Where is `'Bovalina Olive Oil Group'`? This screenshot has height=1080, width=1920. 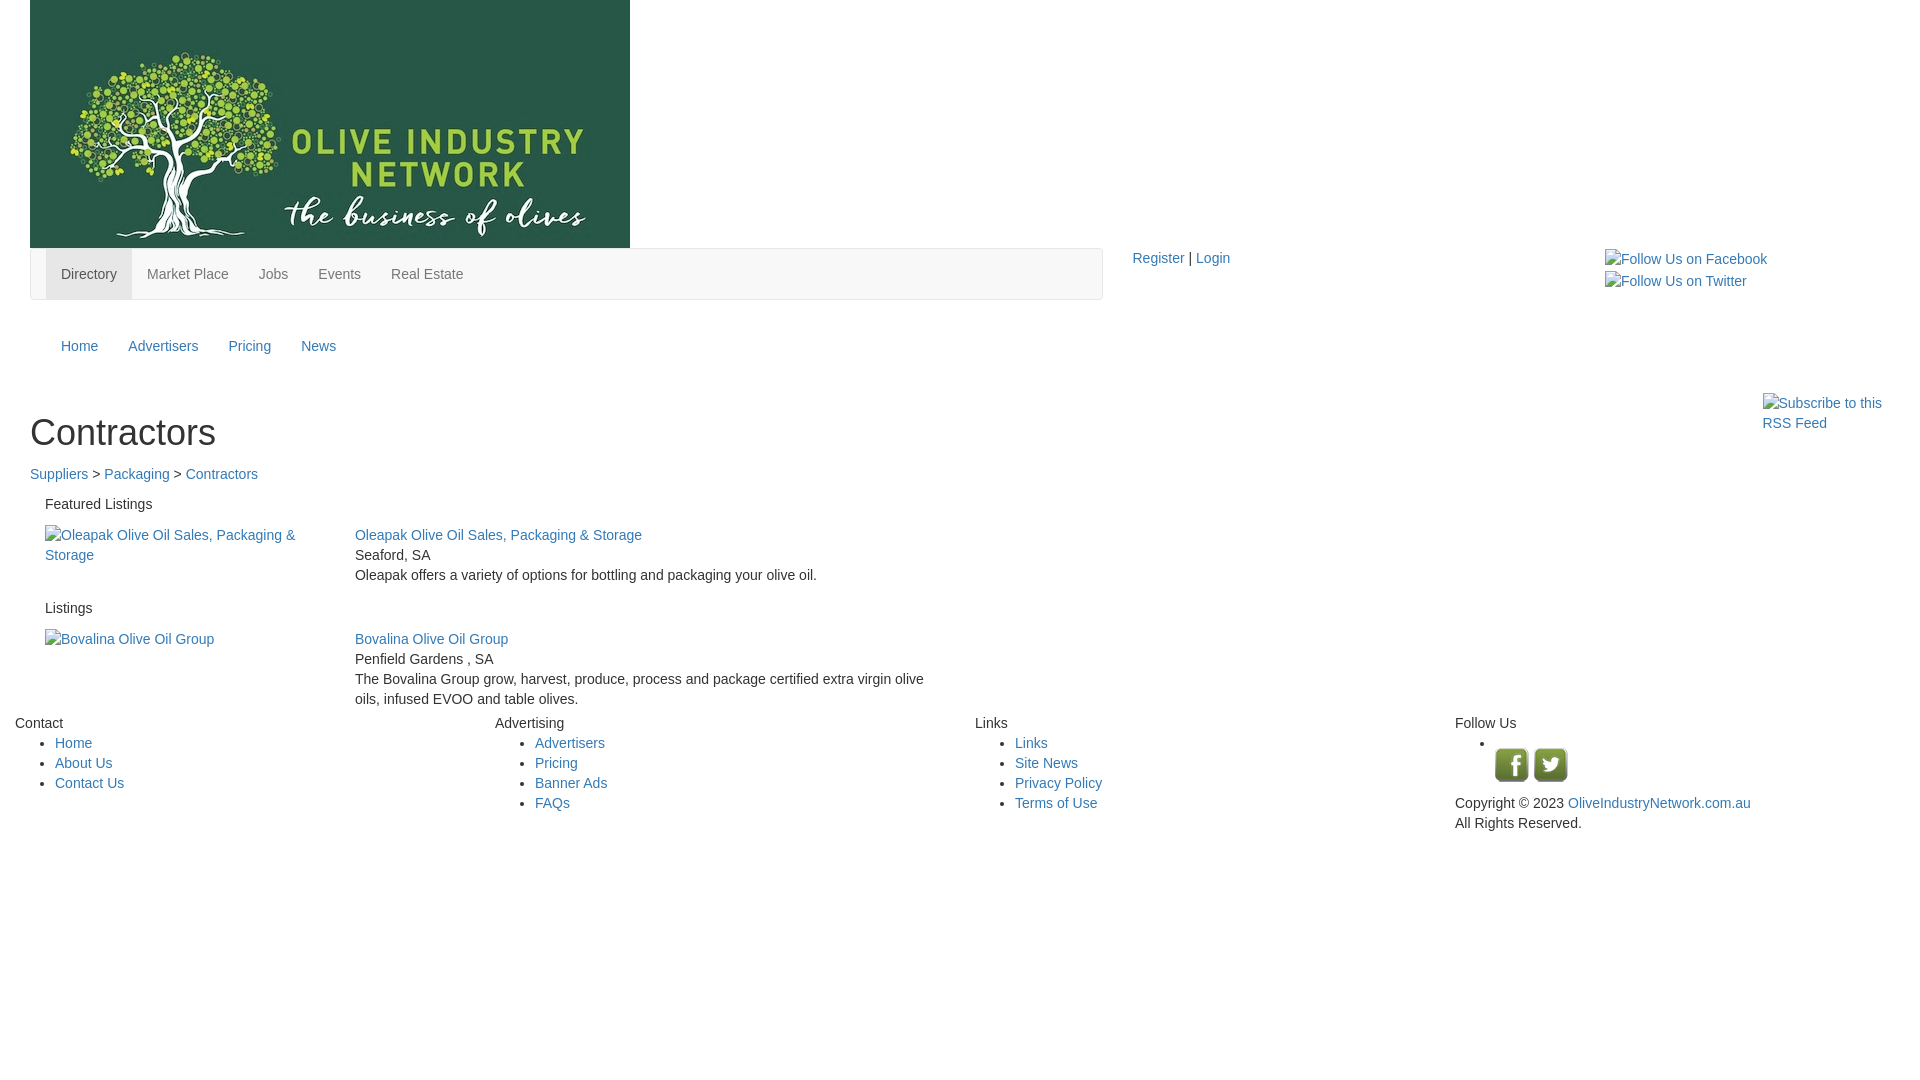 'Bovalina Olive Oil Group' is located at coordinates (44, 639).